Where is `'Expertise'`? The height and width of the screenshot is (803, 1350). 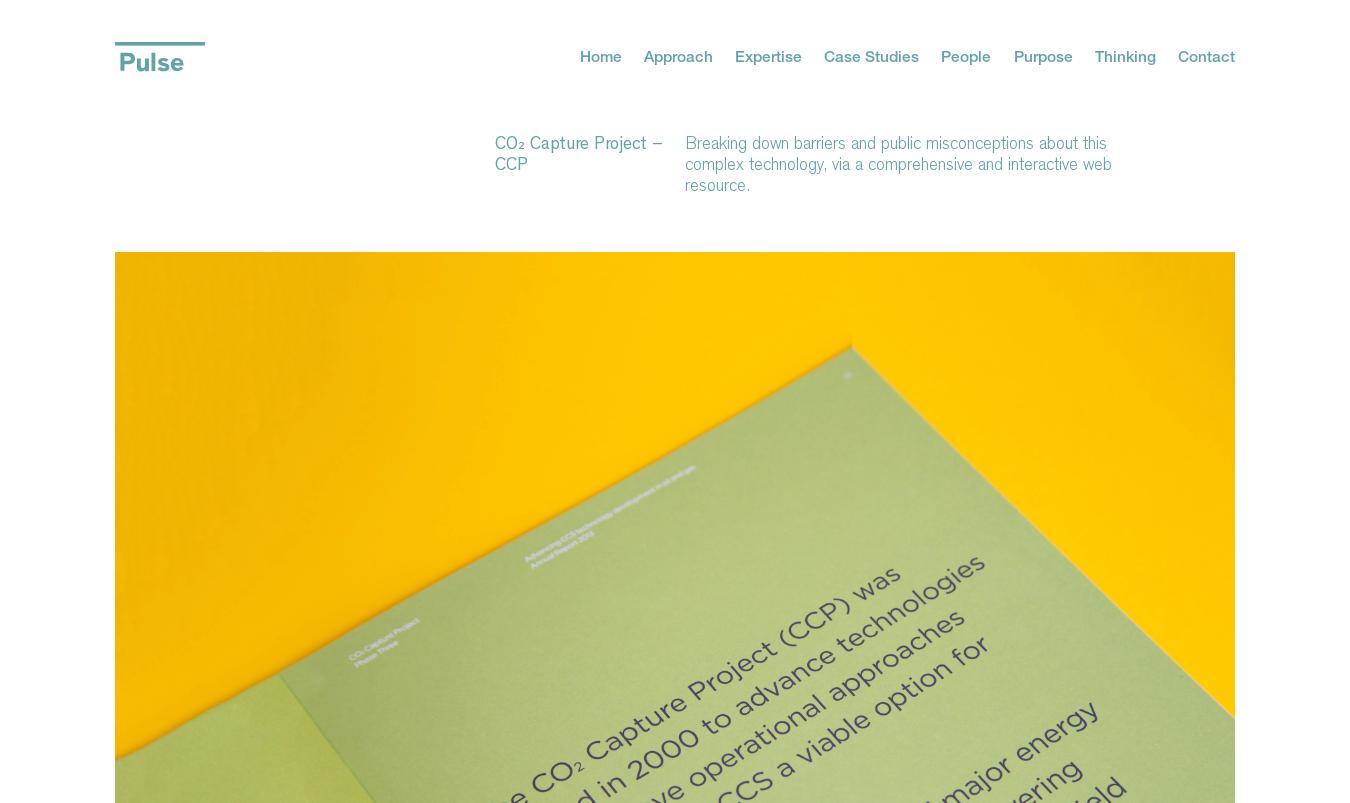
'Expertise' is located at coordinates (767, 54).